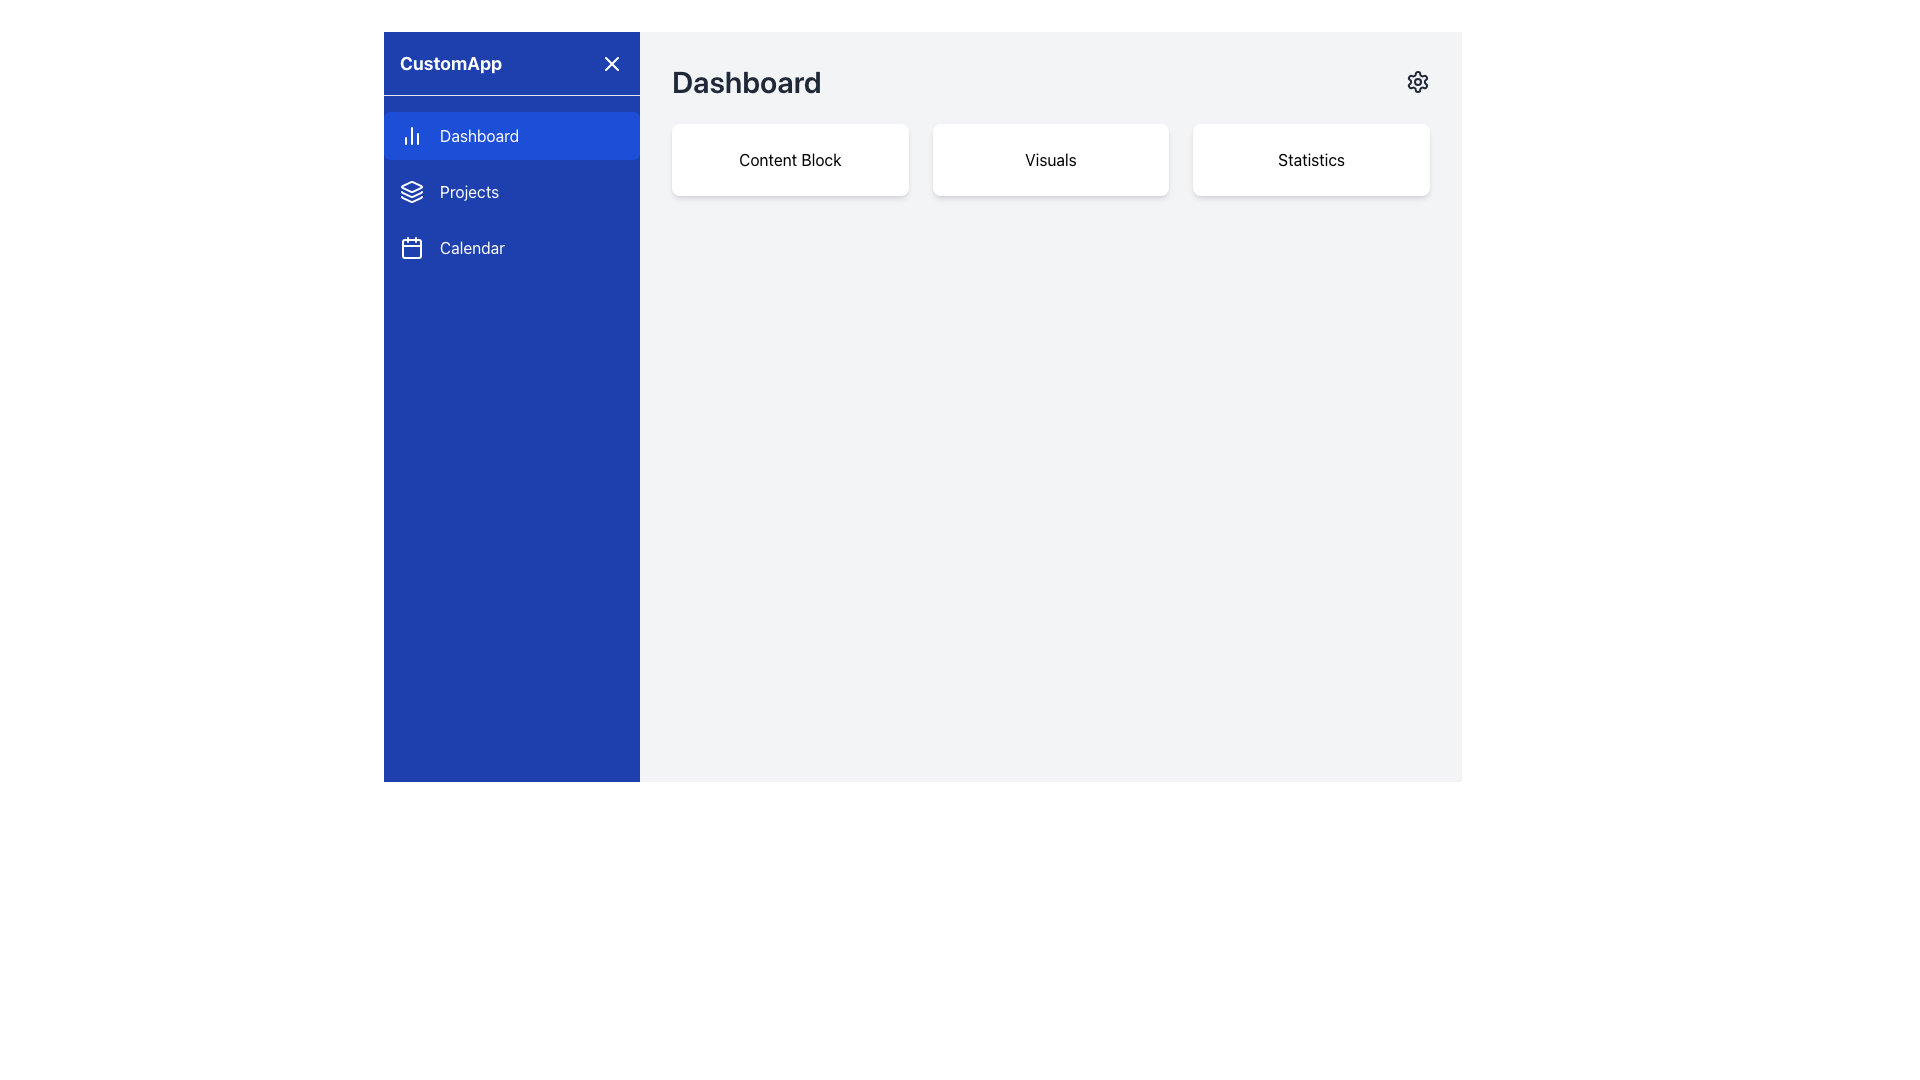  What do you see at coordinates (1050, 158) in the screenshot?
I see `the 'Visuals' block in the grid layout` at bounding box center [1050, 158].